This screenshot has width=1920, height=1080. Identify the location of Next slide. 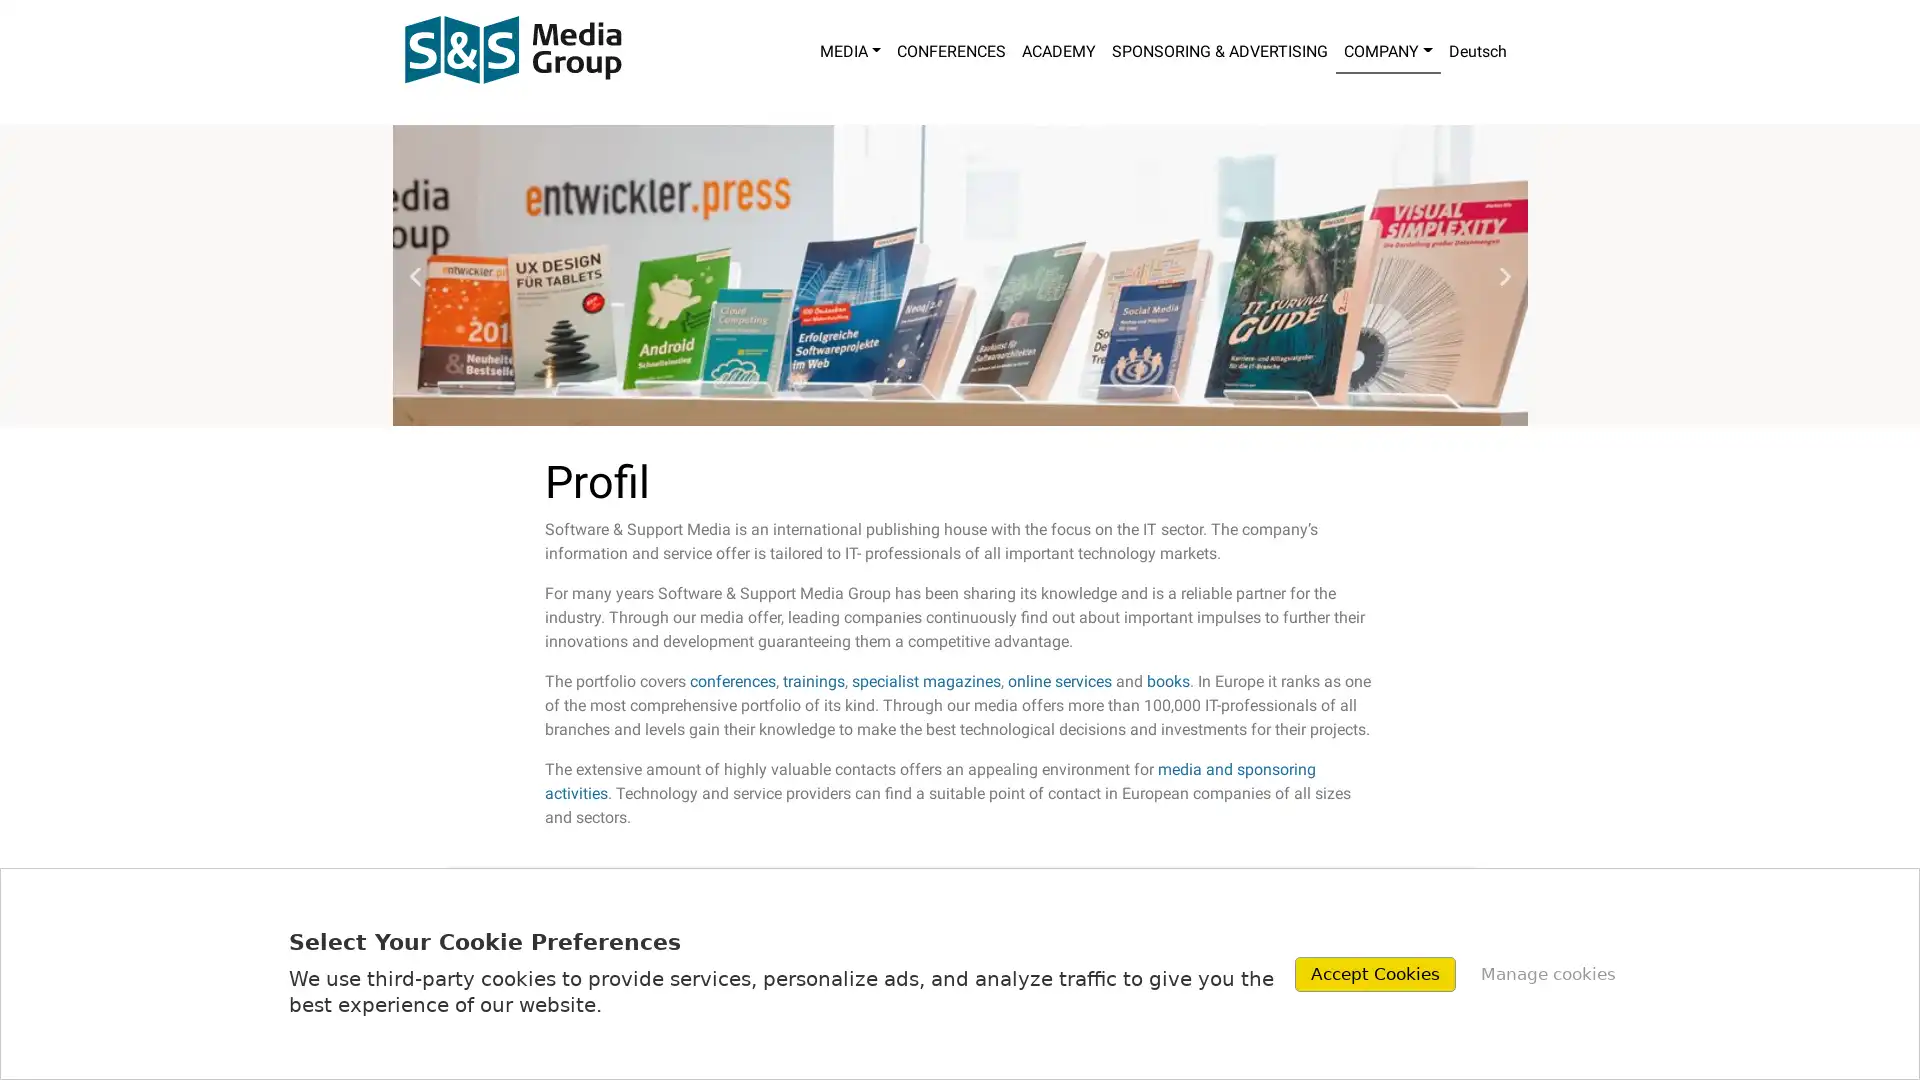
(1504, 275).